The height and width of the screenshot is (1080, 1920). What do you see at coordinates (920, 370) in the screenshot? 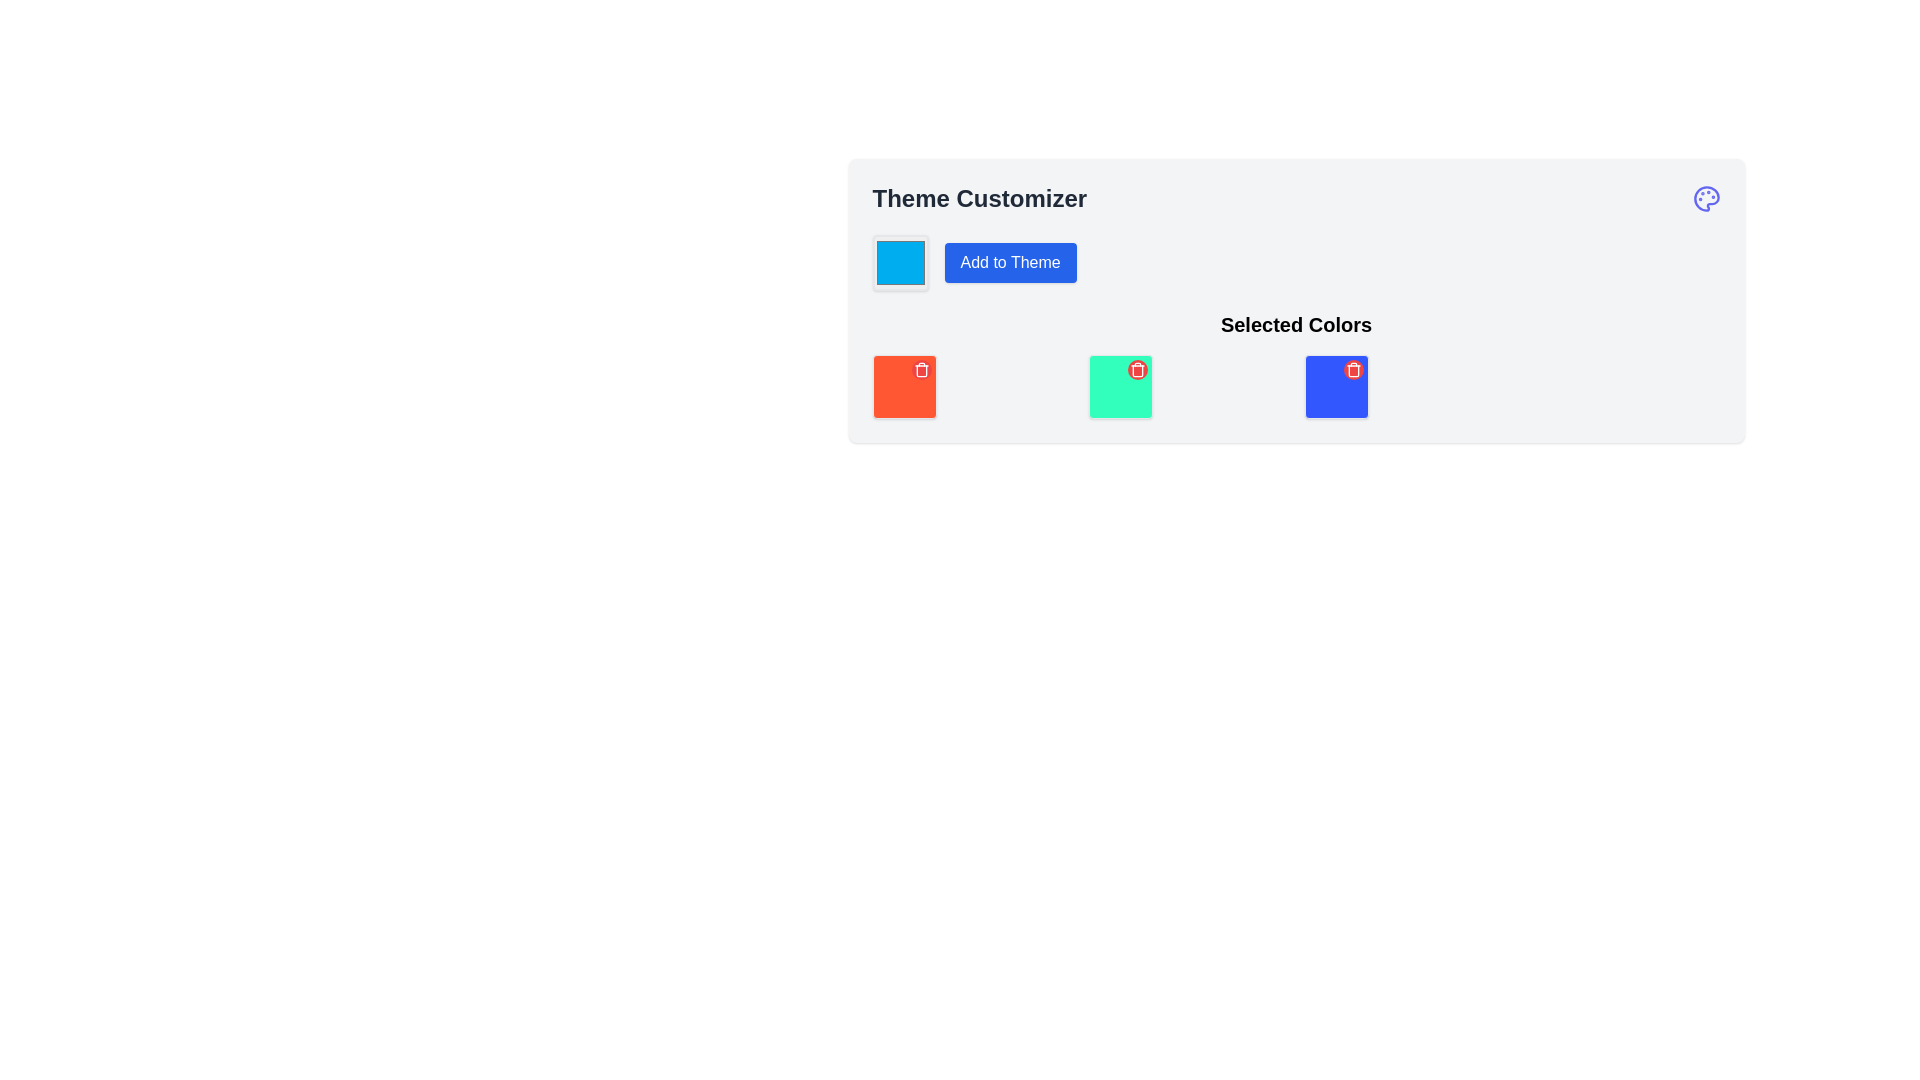
I see `the delete action button represented by a trash icon, which is a small circular button with a red background located at the top-right corner of the blue square in the 'Selected Colors' section` at bounding box center [920, 370].